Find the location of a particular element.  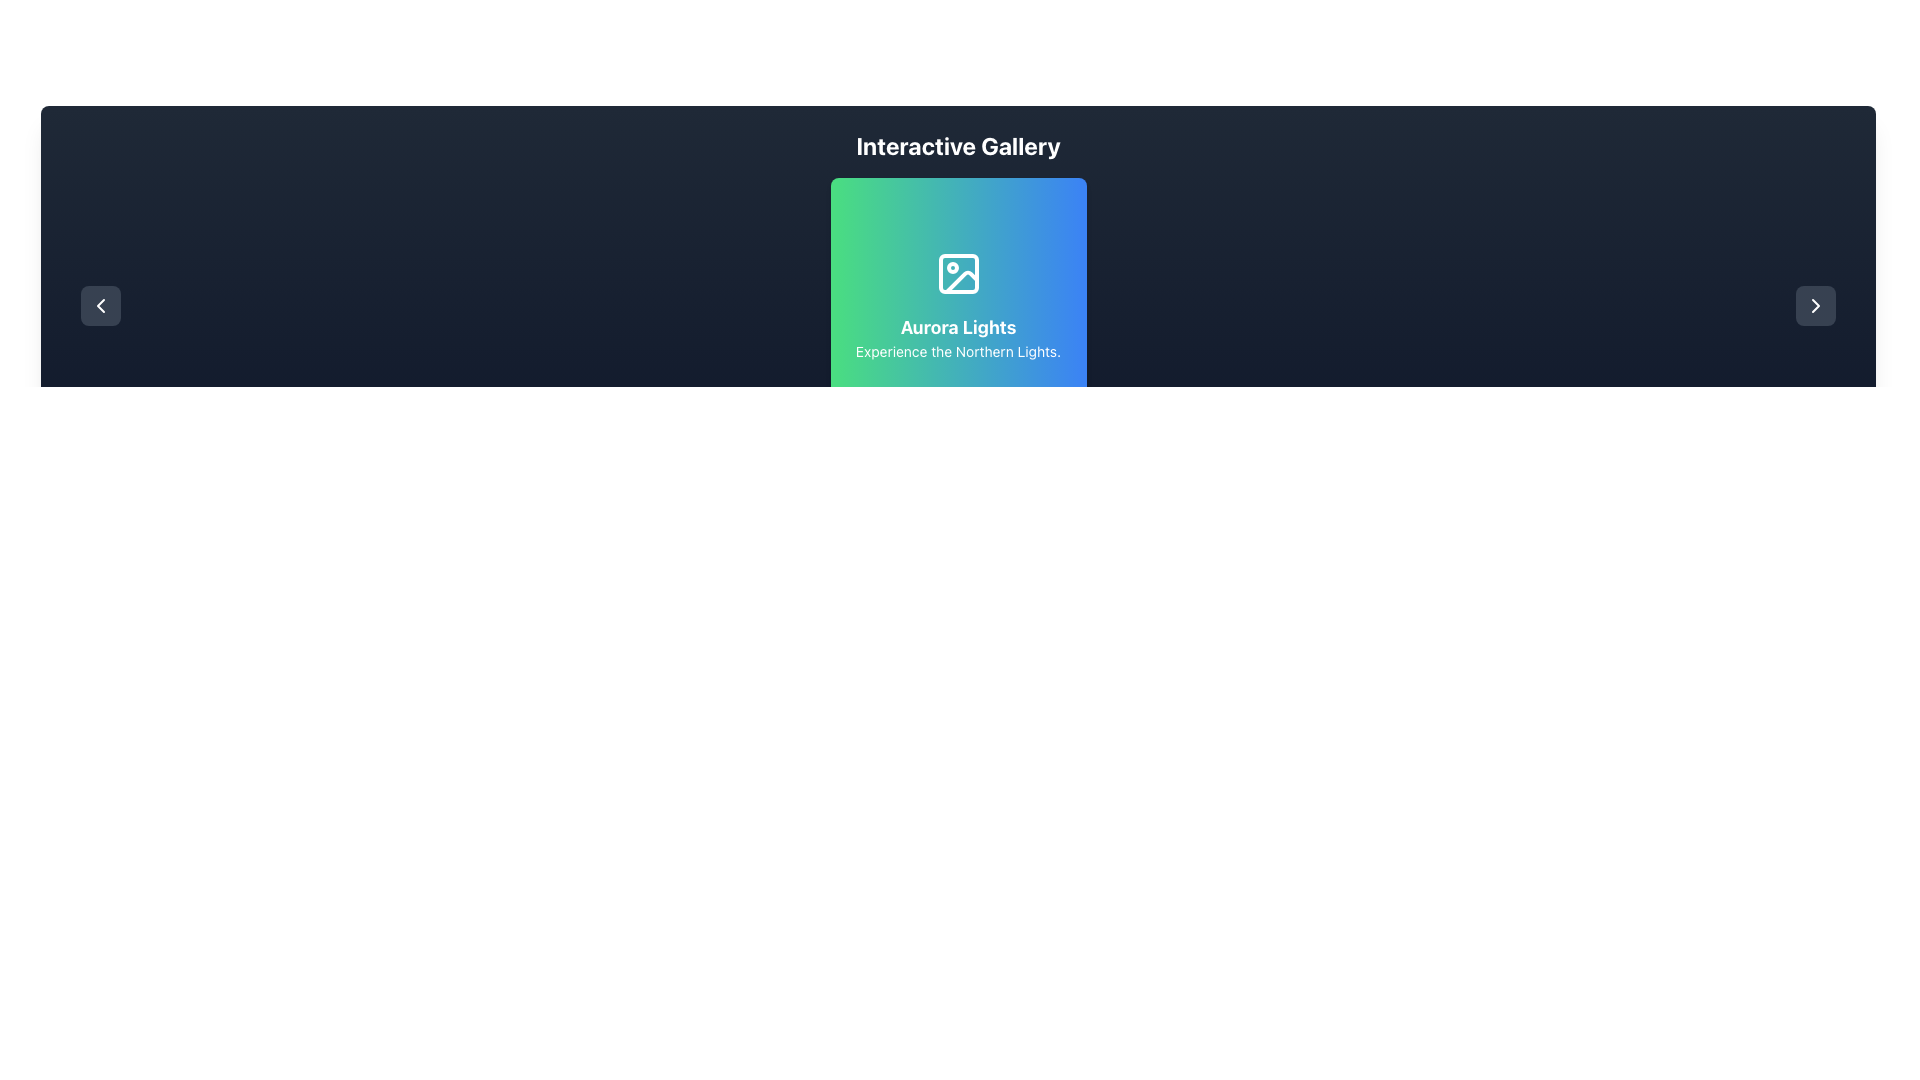

the highlighted middle circular item of the Carousel indicator to emphasize its current state in the gallery navigation is located at coordinates (957, 458).